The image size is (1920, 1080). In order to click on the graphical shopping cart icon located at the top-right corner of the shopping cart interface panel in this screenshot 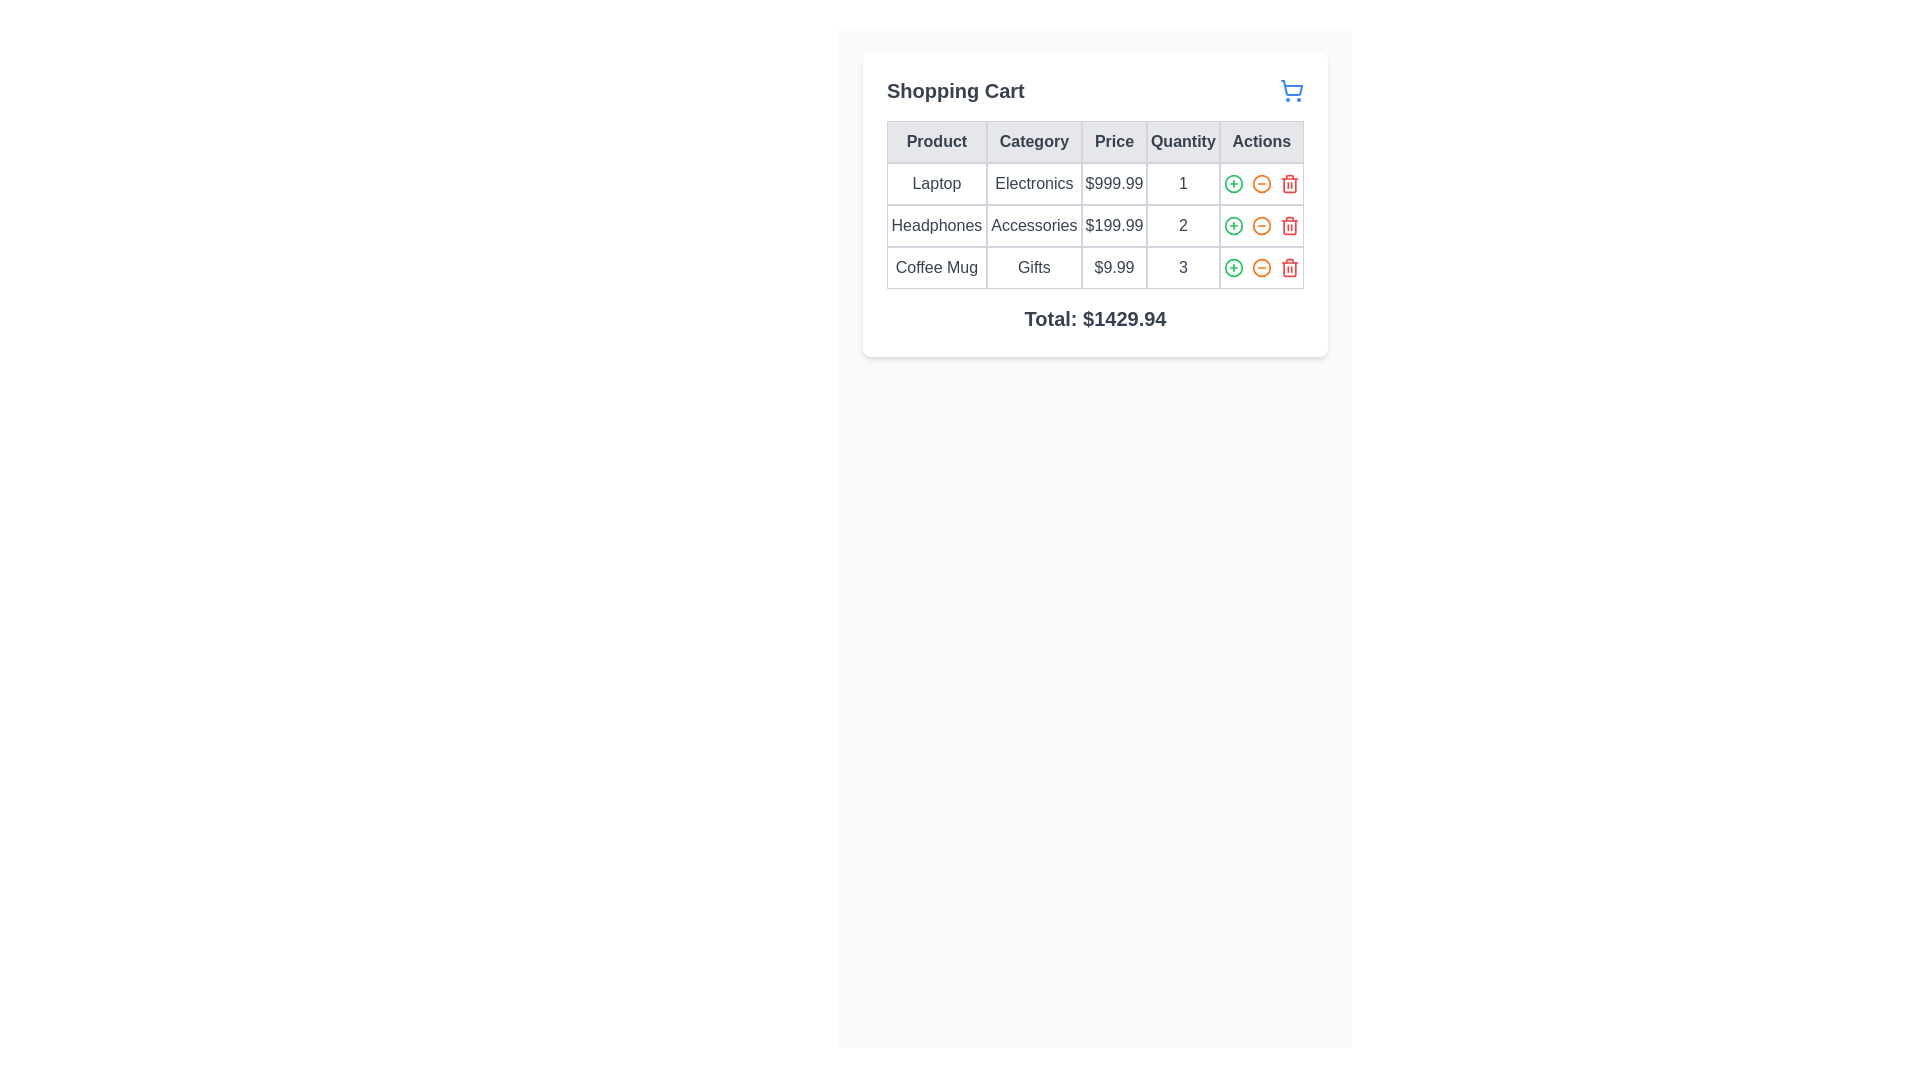, I will do `click(1292, 87)`.